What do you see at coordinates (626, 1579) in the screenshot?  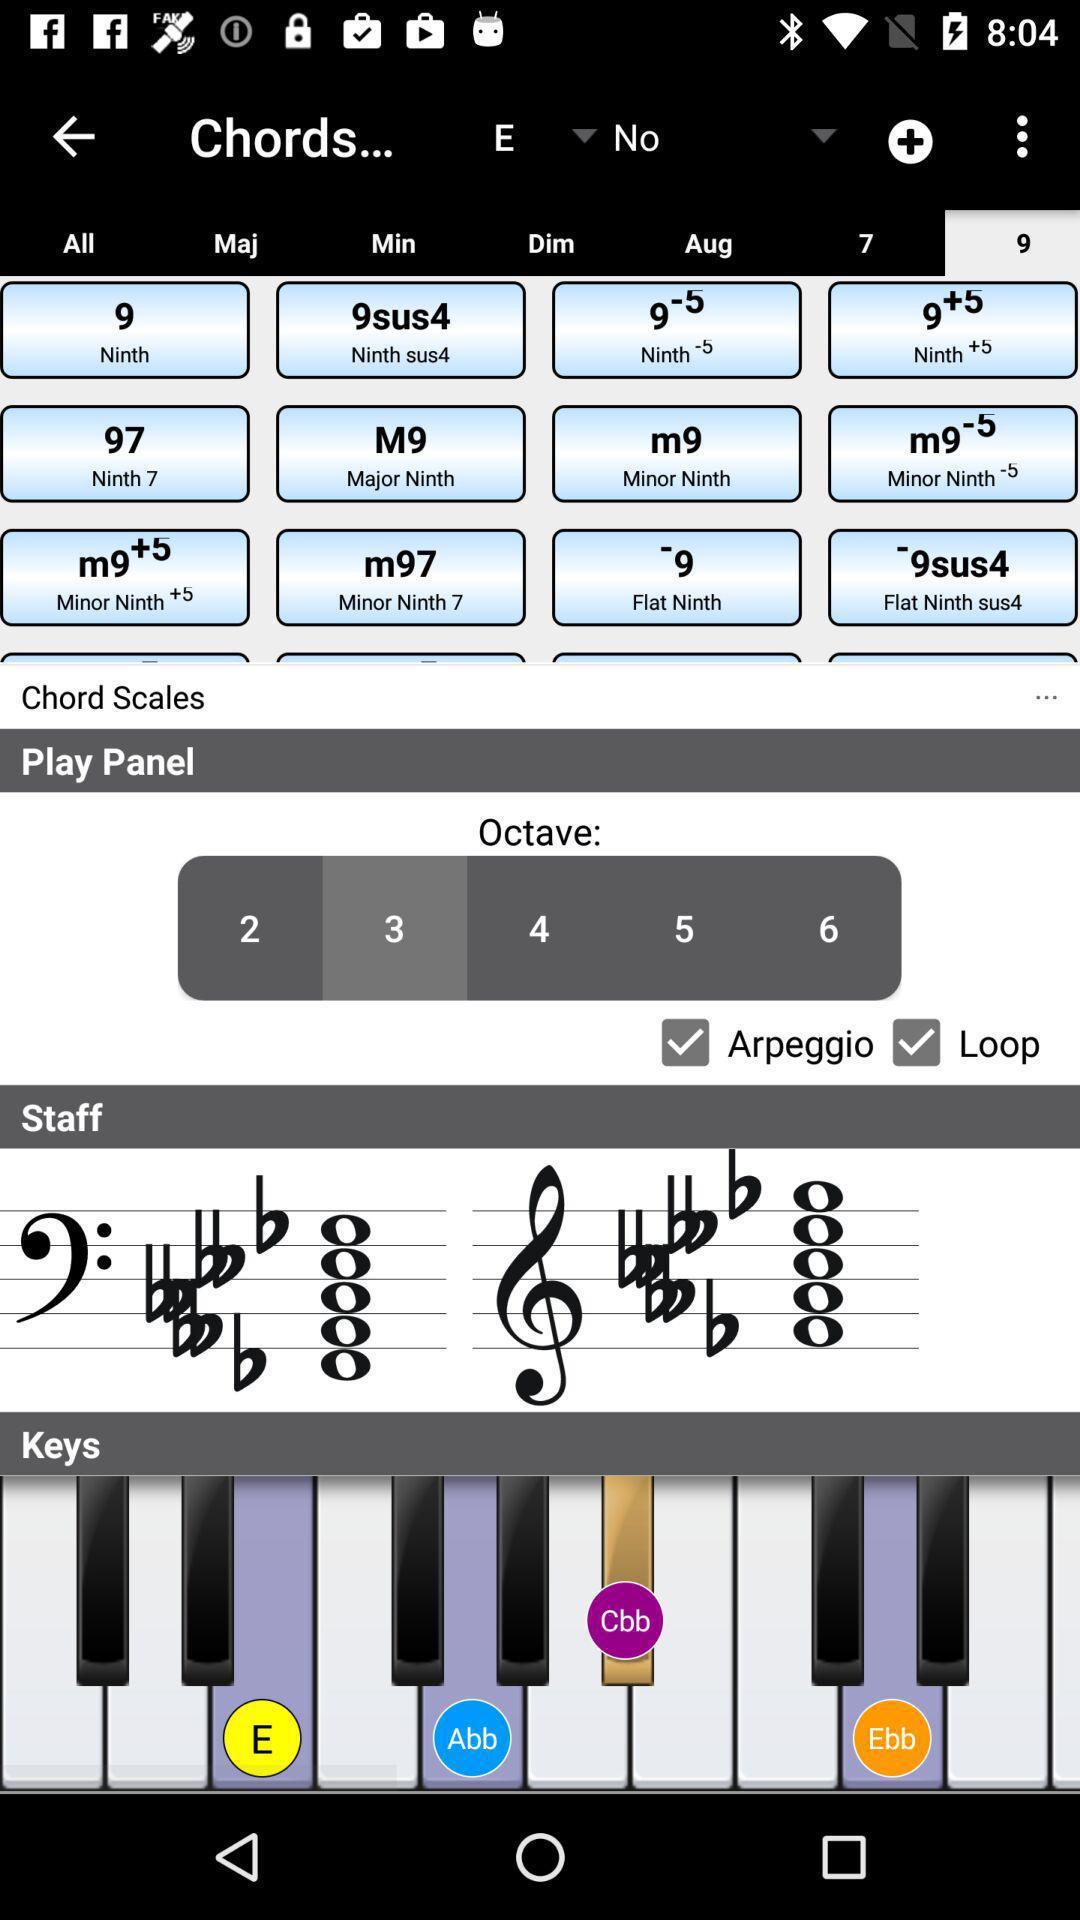 I see `click the cbb key` at bounding box center [626, 1579].